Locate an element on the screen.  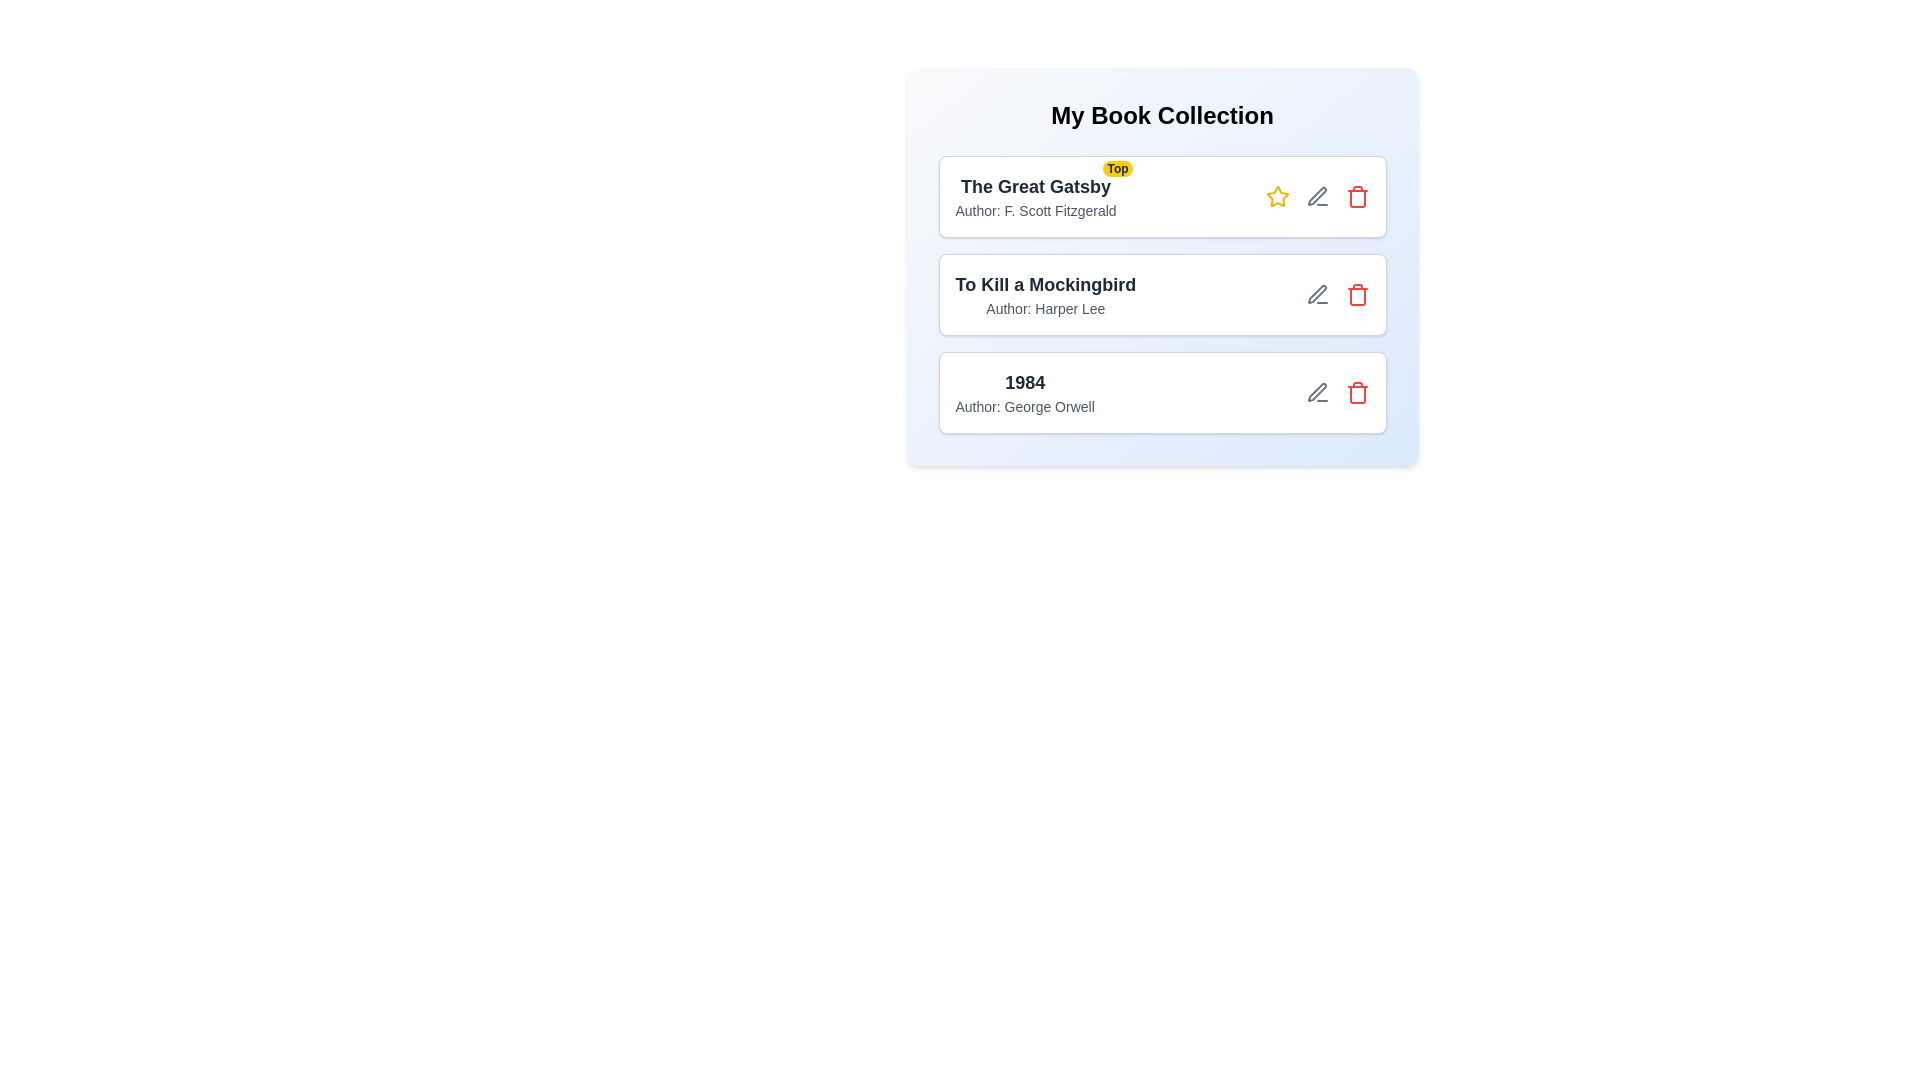
the edit button for the book titled To Kill a Mockingbird is located at coordinates (1317, 294).